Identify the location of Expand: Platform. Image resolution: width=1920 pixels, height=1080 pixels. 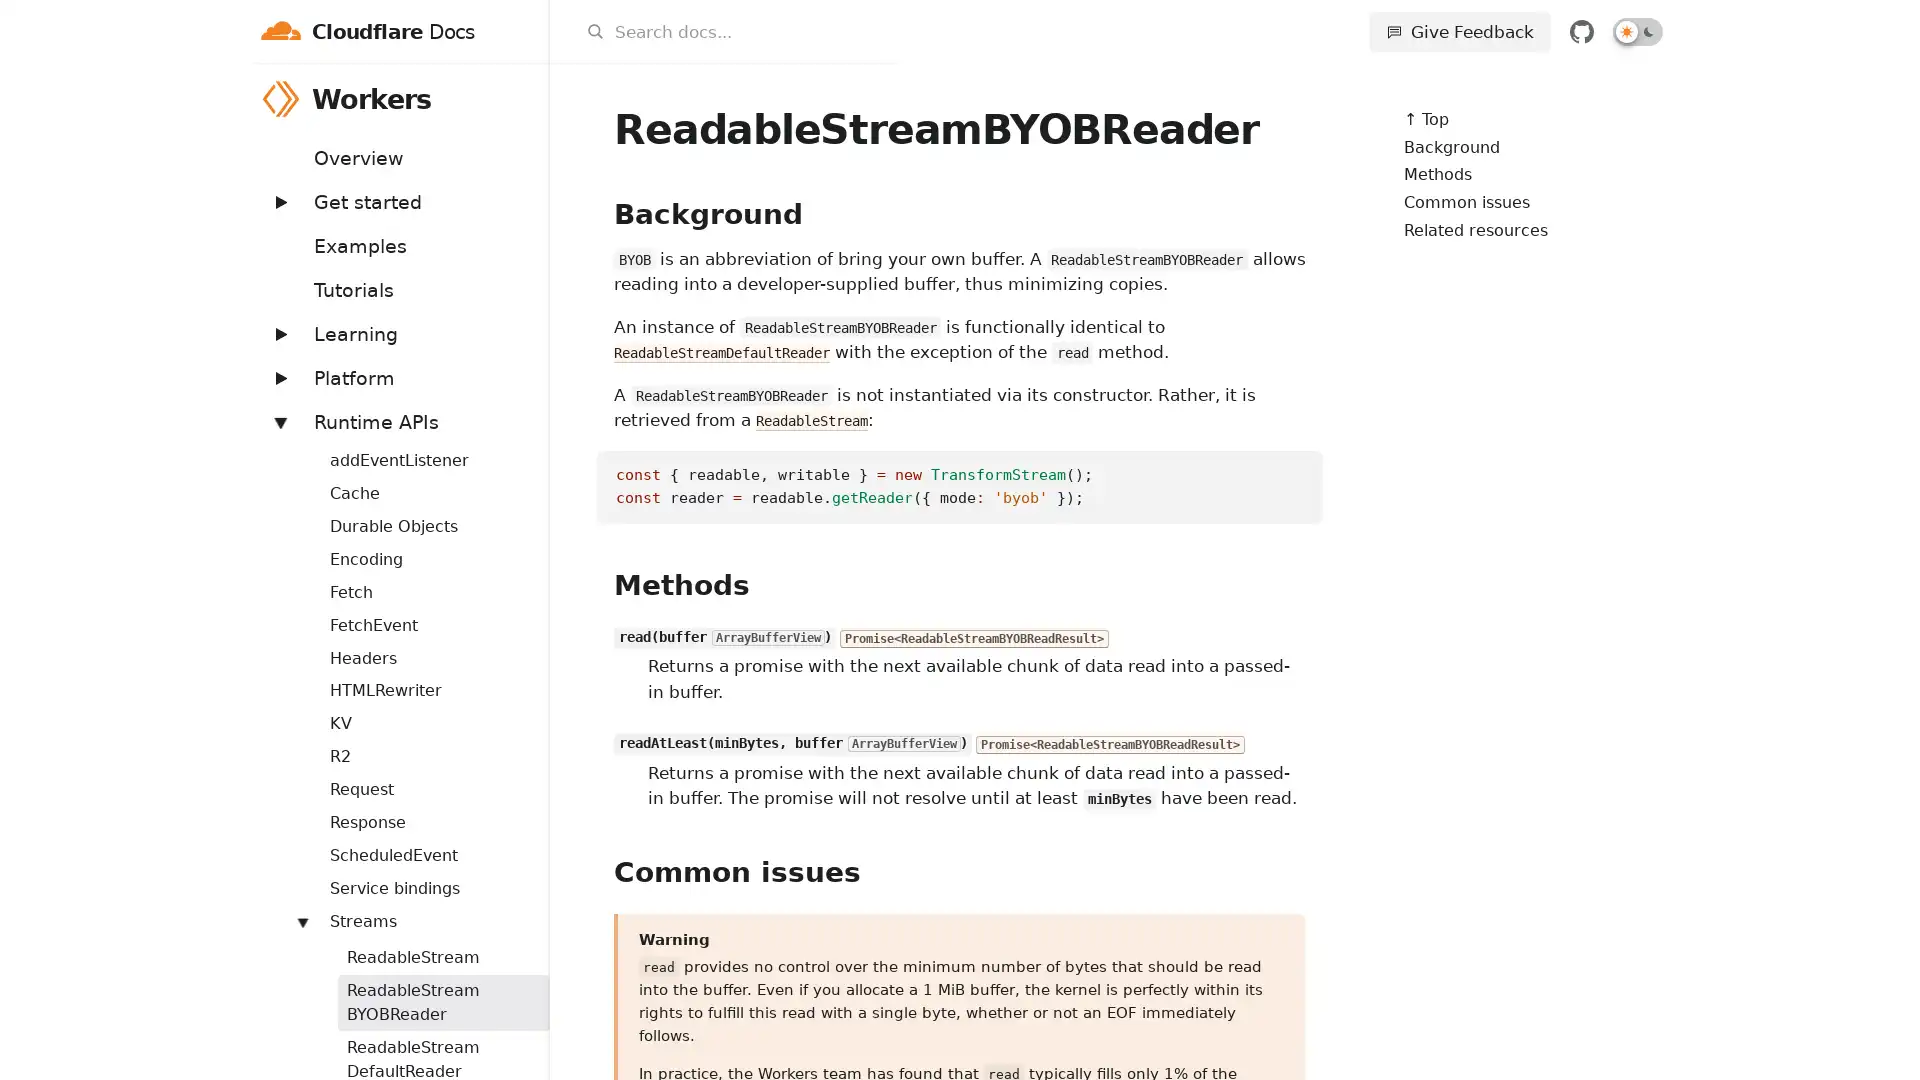
(278, 377).